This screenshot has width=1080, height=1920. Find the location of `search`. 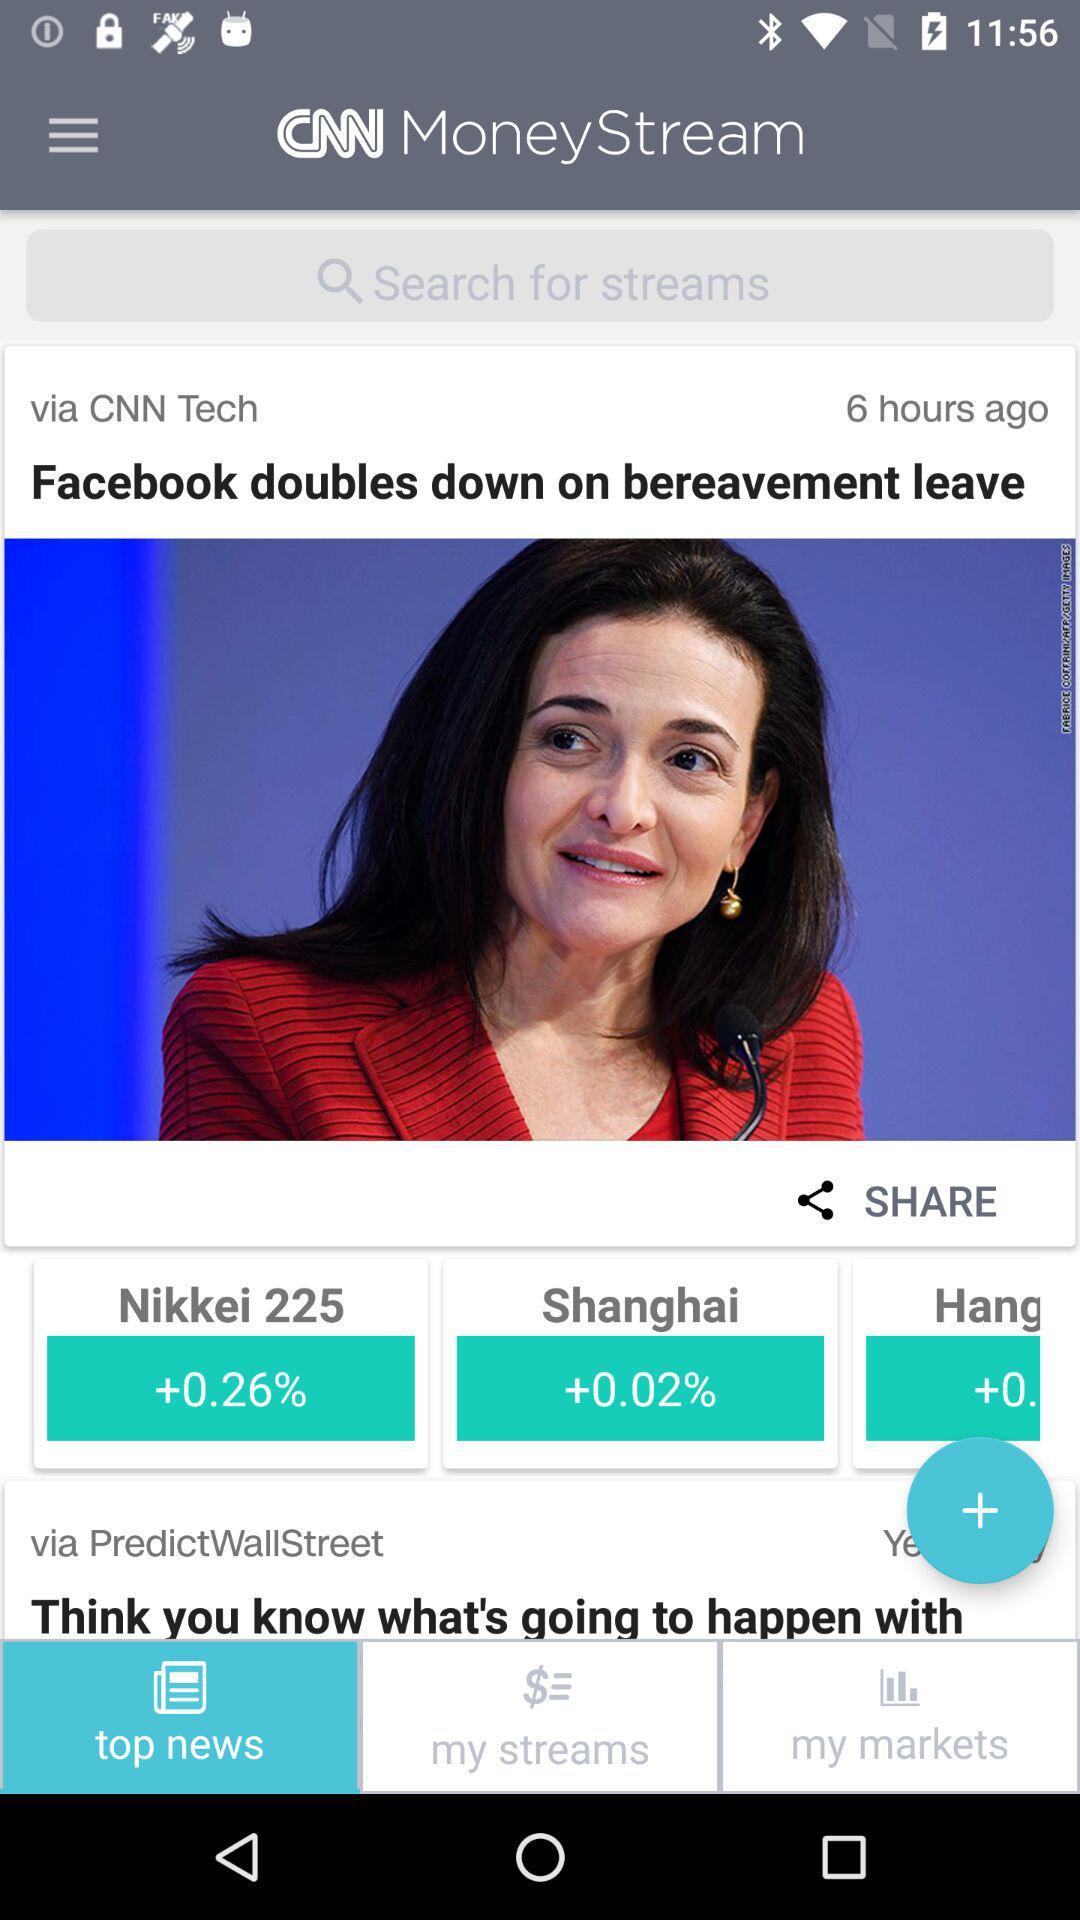

search is located at coordinates (540, 274).